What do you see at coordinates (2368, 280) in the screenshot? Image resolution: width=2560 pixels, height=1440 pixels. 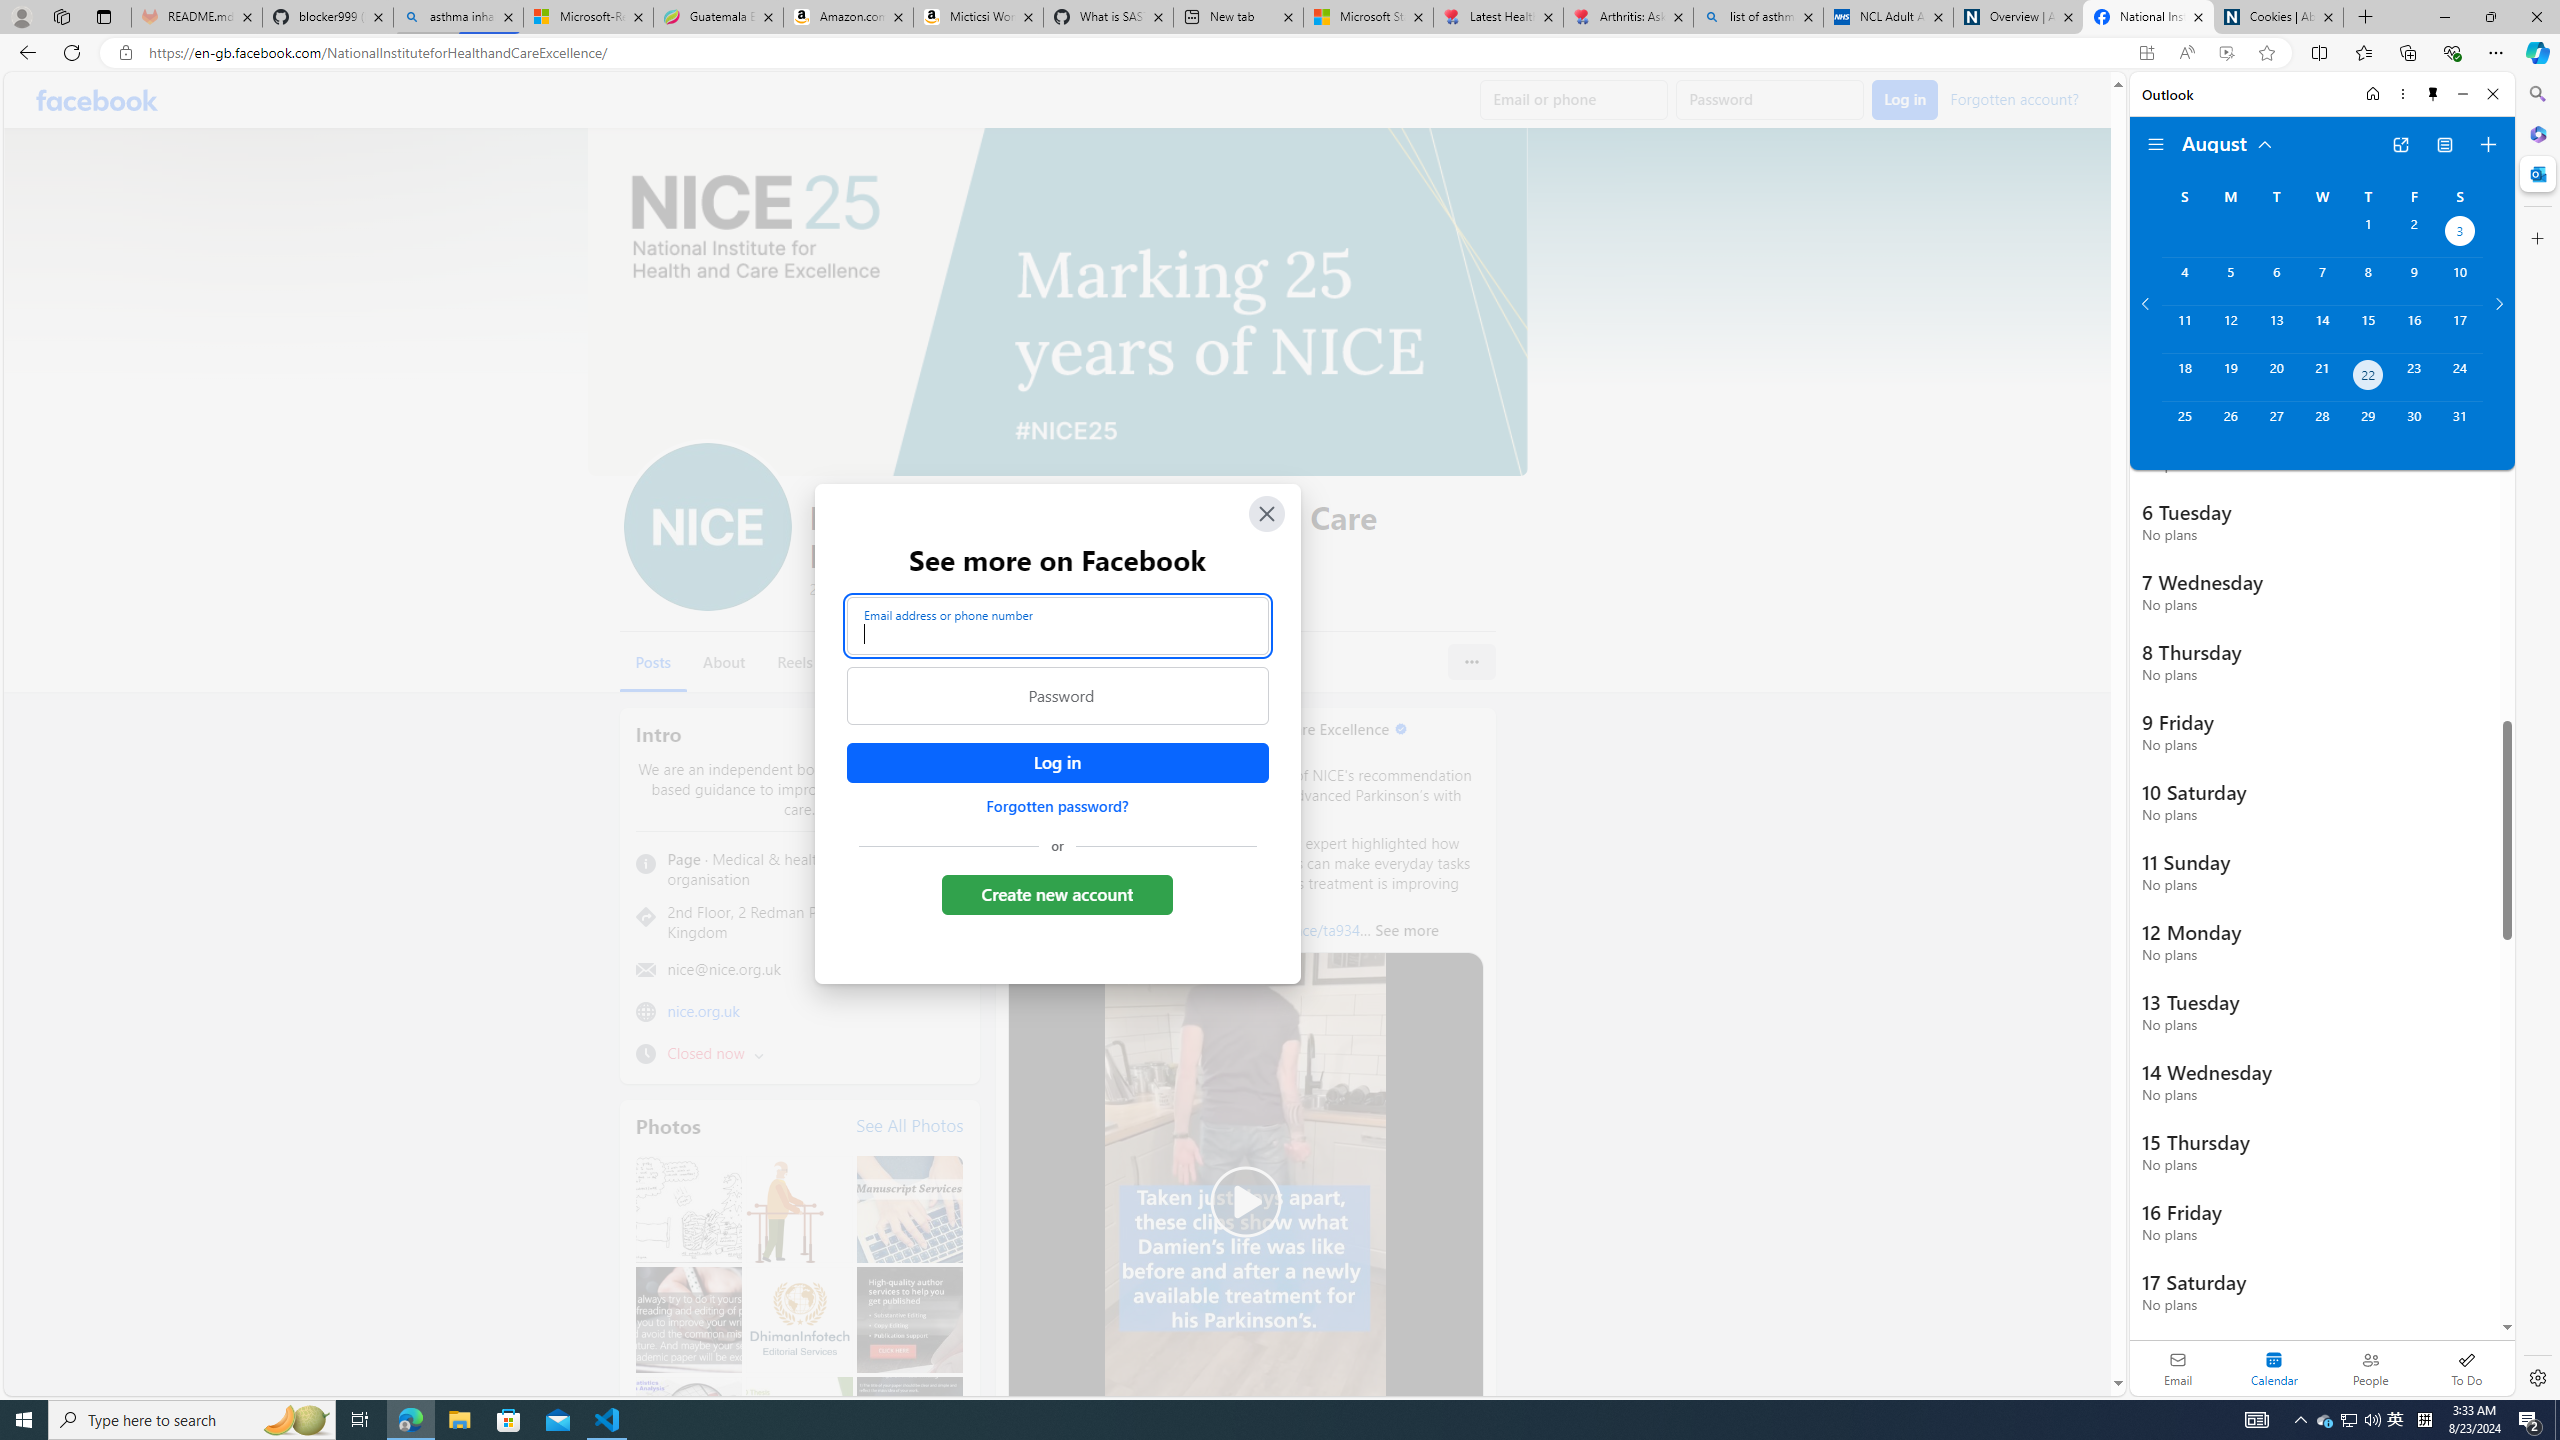 I see `'Thursday, August 8, 2024. '` at bounding box center [2368, 280].